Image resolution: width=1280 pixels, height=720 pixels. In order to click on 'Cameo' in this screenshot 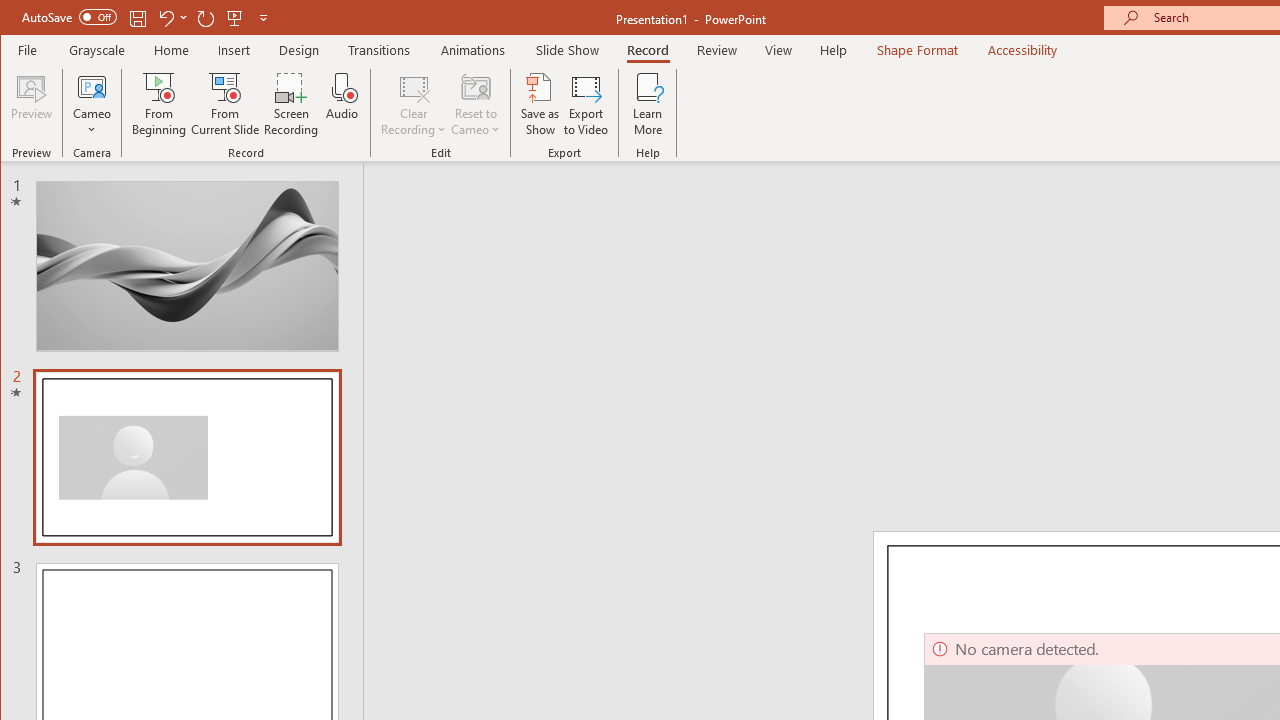, I will do `click(91, 104)`.